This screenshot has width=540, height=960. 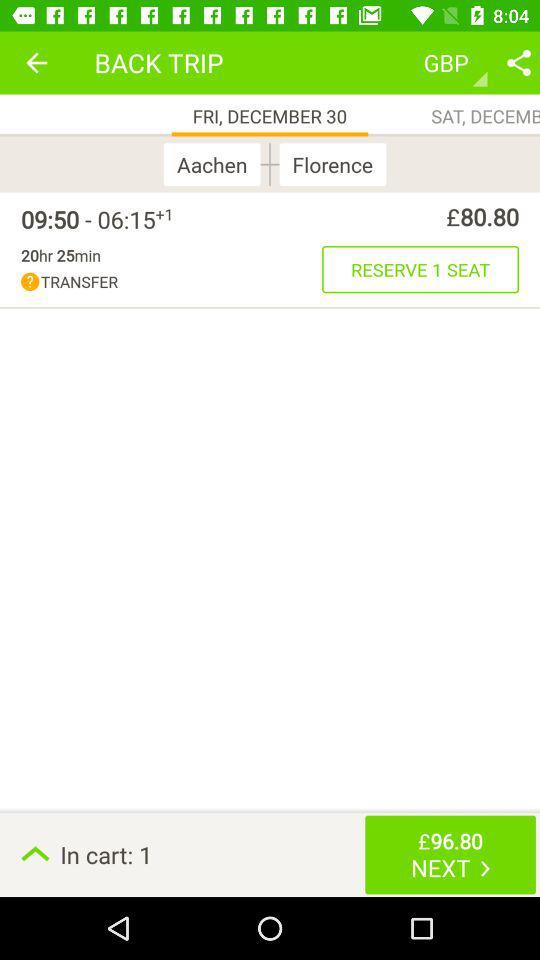 What do you see at coordinates (36, 62) in the screenshot?
I see `the item next to back trip item` at bounding box center [36, 62].